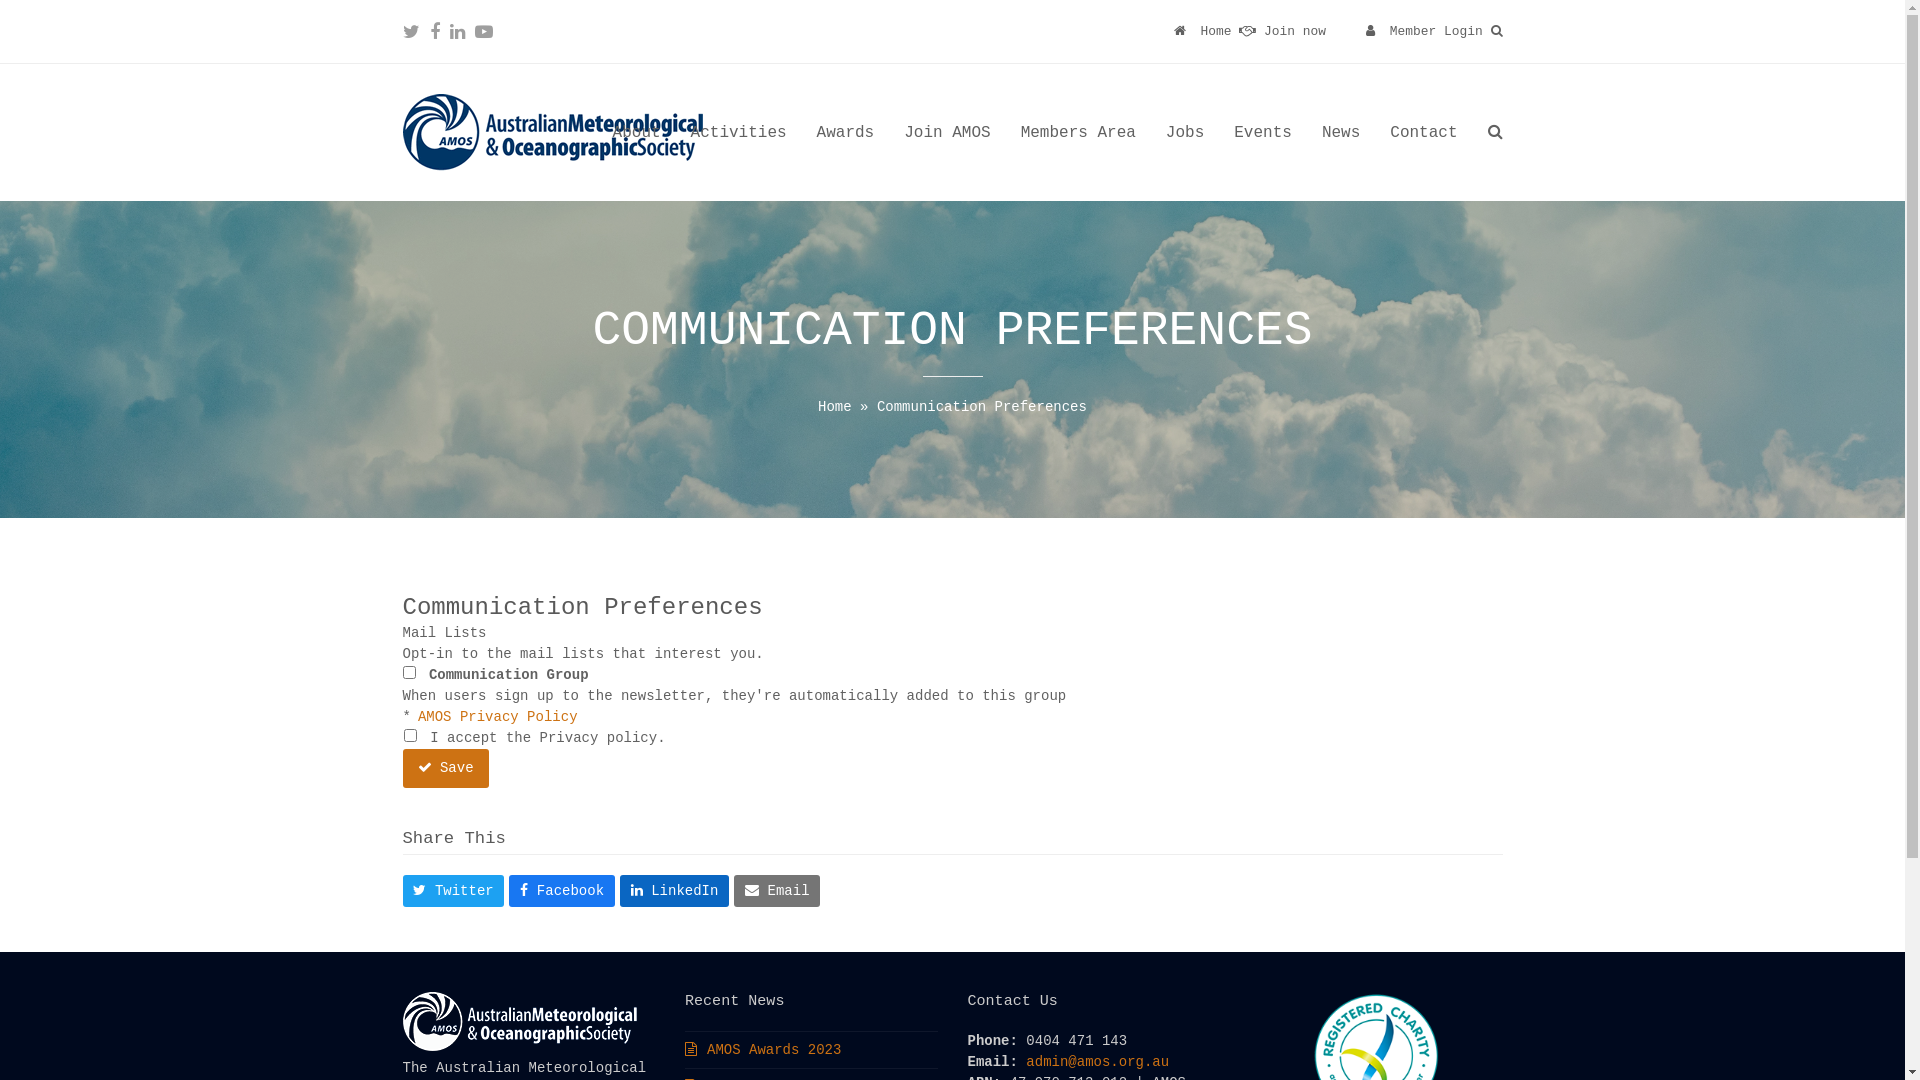 The height and width of the screenshot is (1080, 1920). I want to click on 'Members Area', so click(1077, 132).